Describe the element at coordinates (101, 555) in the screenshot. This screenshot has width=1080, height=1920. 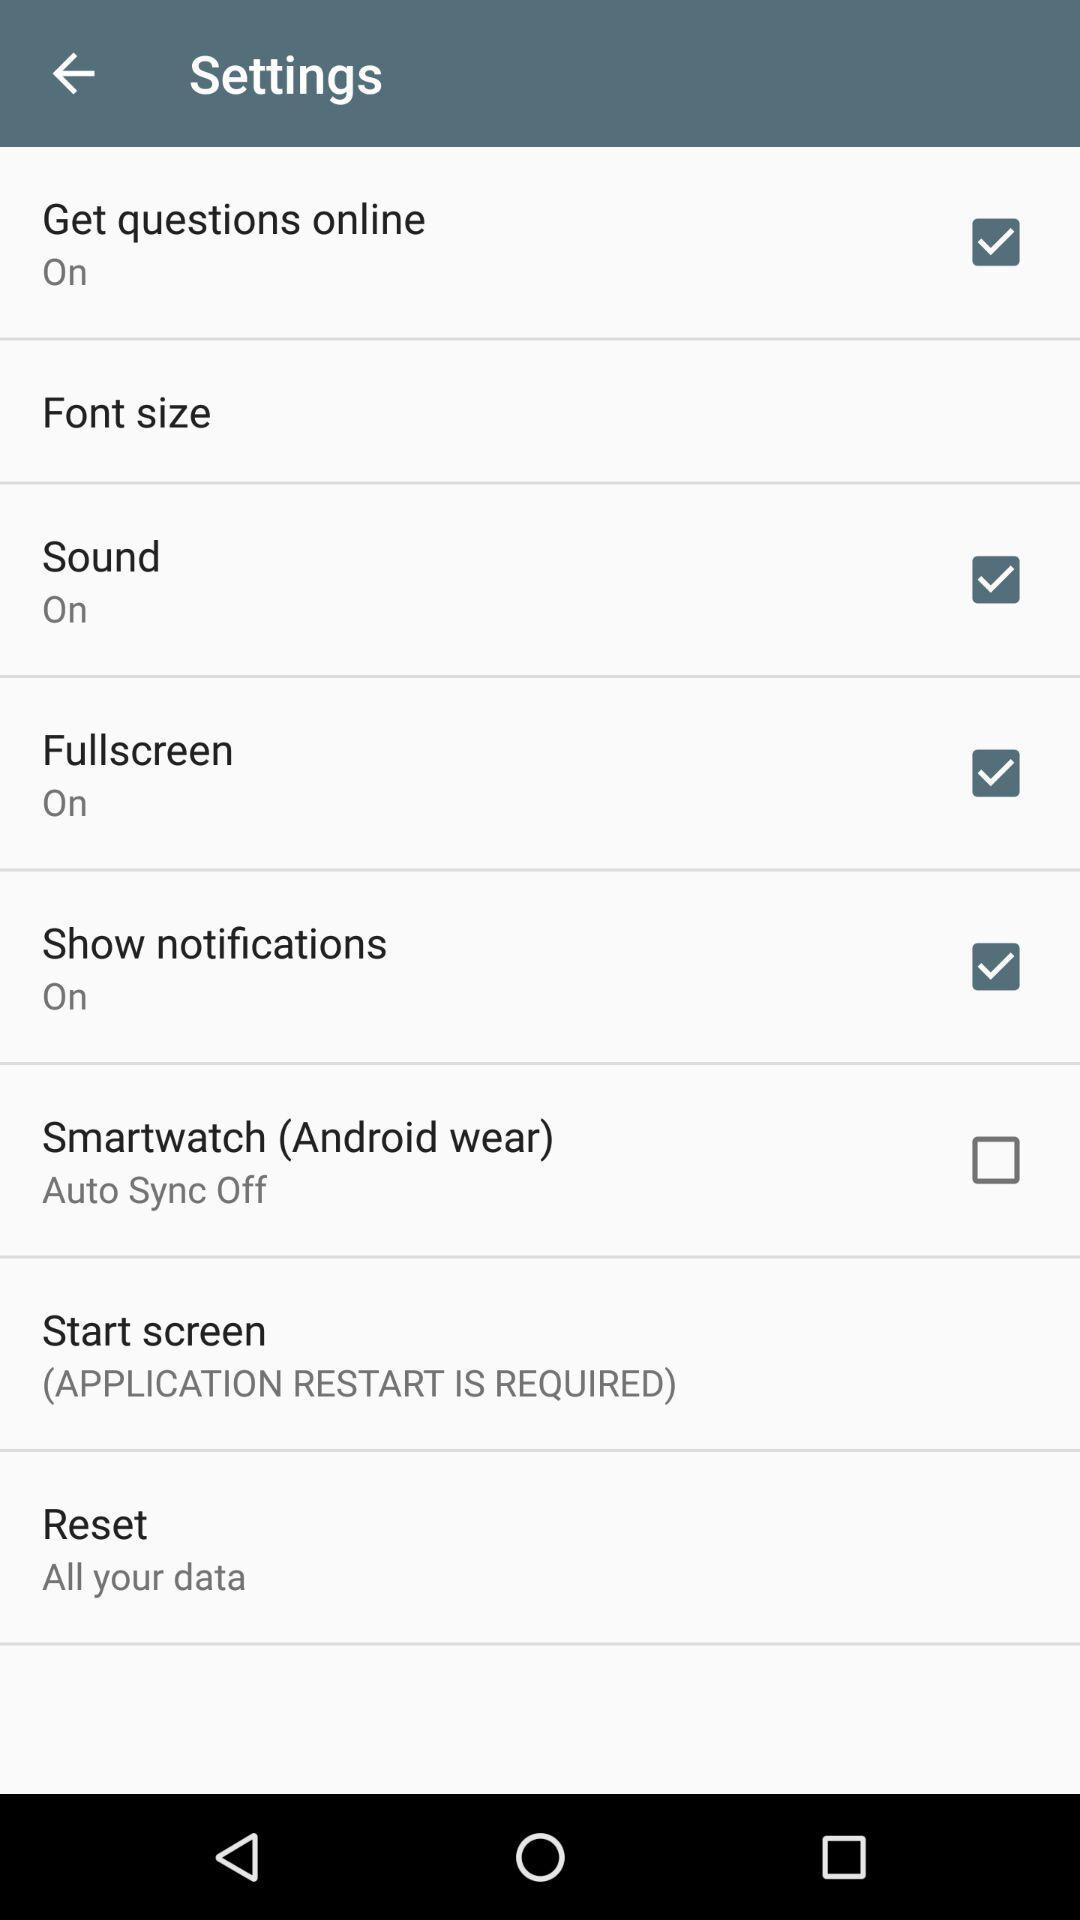
I see `the icon below font size icon` at that location.